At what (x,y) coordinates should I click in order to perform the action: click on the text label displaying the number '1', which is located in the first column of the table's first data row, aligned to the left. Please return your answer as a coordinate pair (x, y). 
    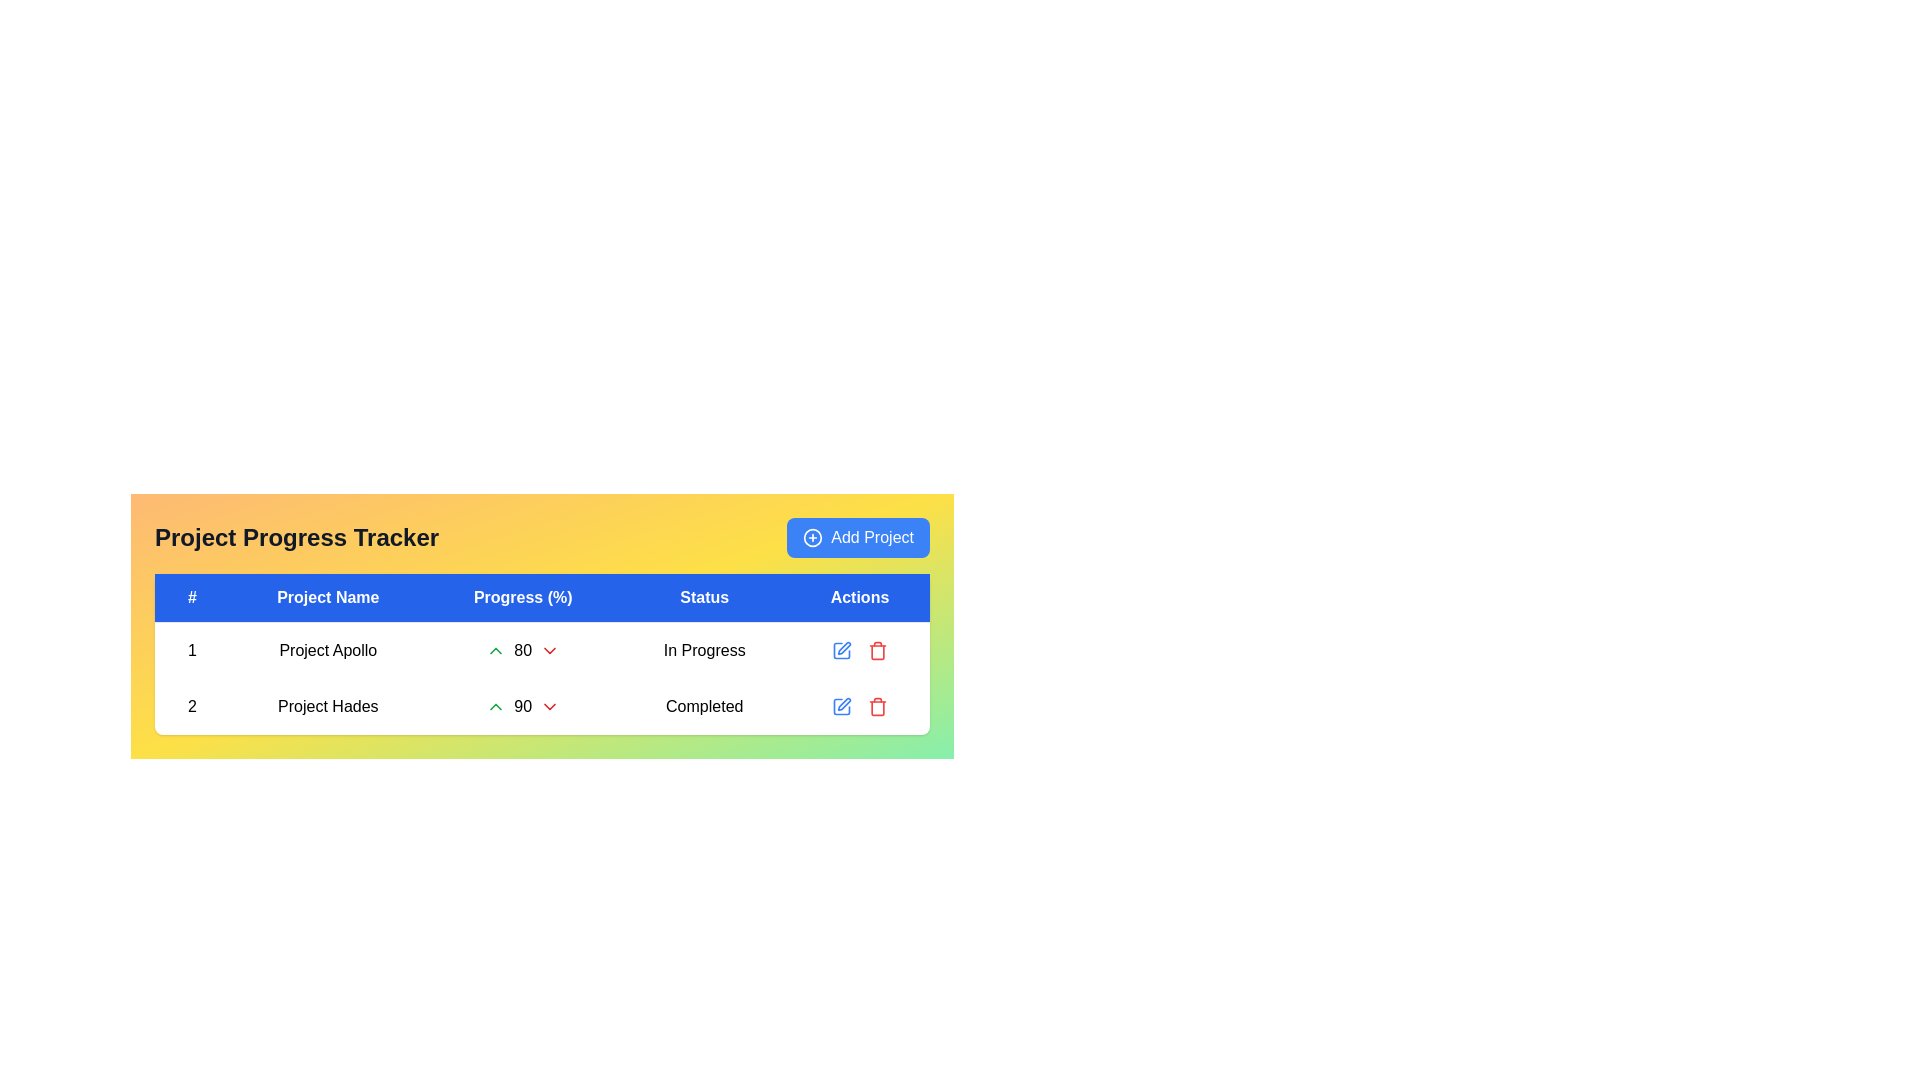
    Looking at the image, I should click on (192, 650).